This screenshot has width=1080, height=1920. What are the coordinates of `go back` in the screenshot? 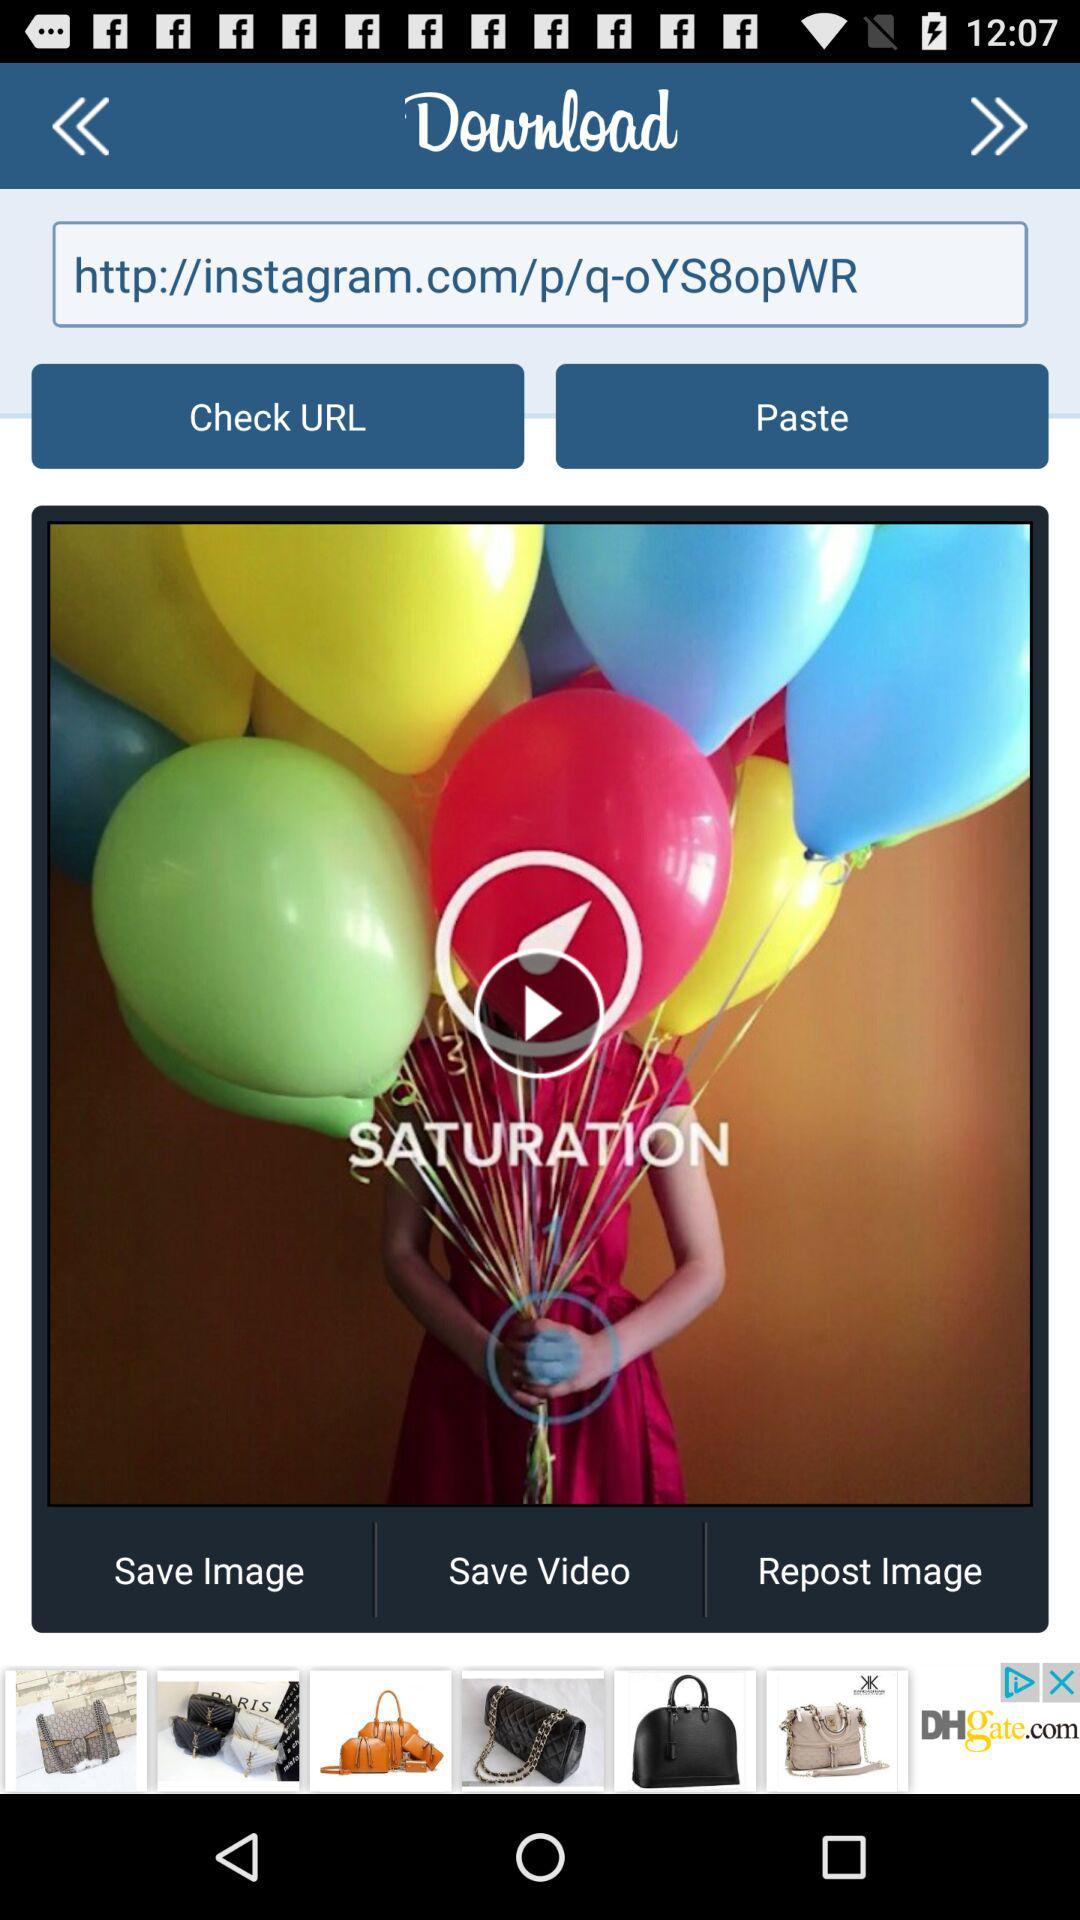 It's located at (79, 124).